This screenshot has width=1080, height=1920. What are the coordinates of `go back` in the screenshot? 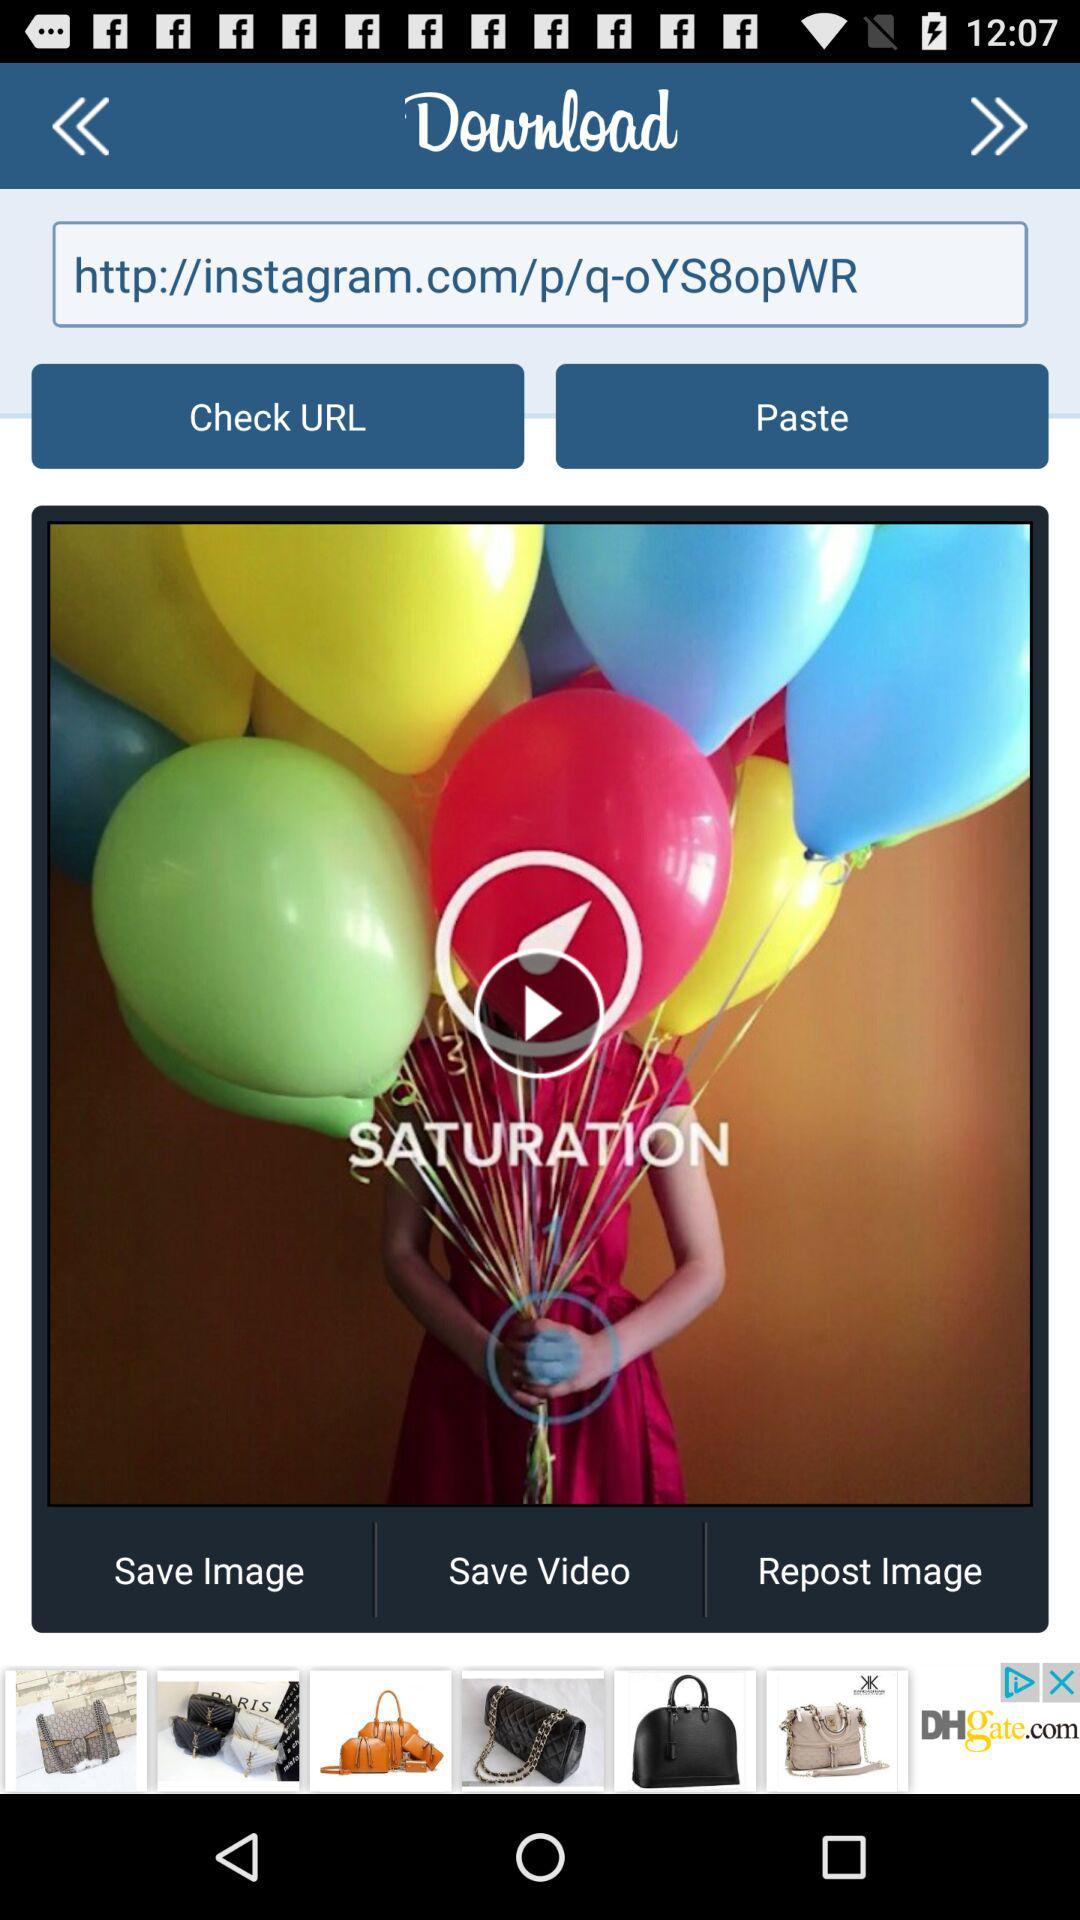 It's located at (79, 124).